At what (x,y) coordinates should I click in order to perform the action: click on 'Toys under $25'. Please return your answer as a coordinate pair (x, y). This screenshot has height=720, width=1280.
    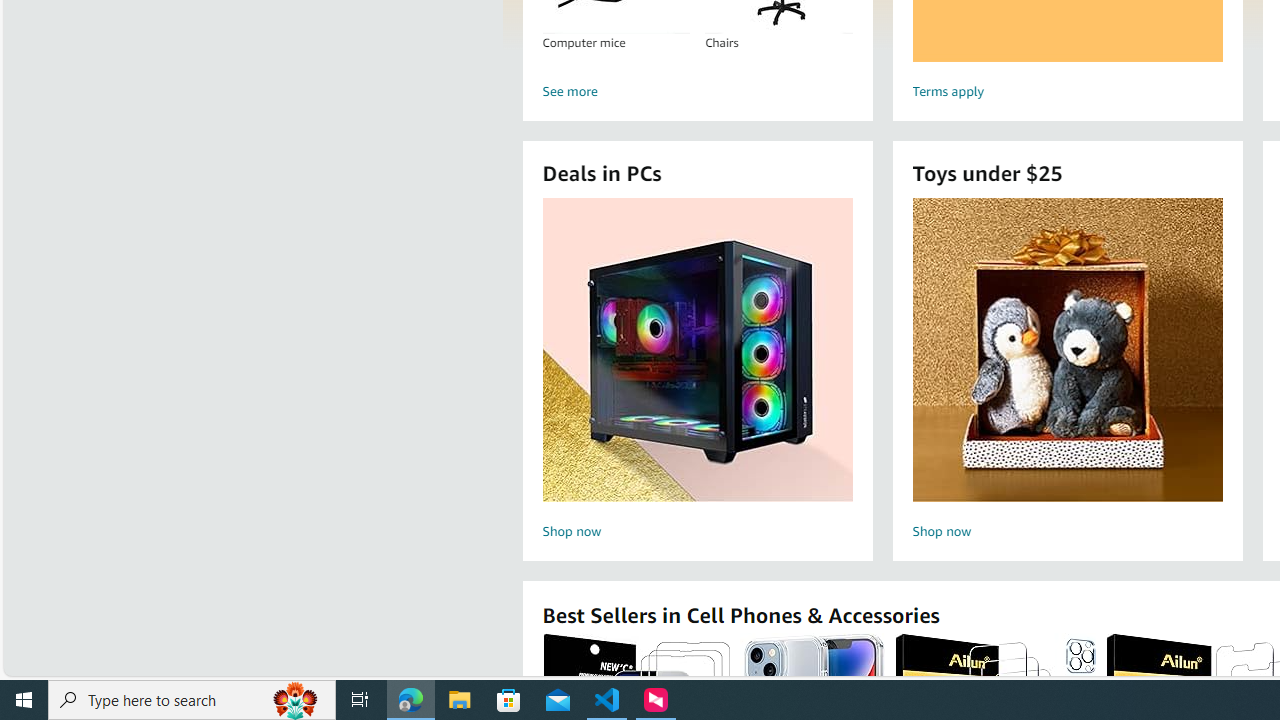
    Looking at the image, I should click on (1066, 348).